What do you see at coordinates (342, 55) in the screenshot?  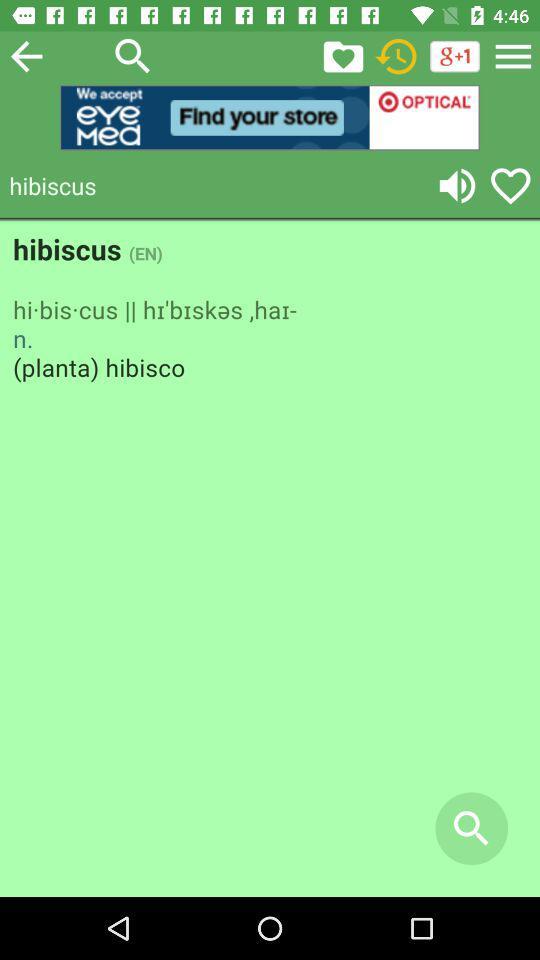 I see `notification option` at bounding box center [342, 55].